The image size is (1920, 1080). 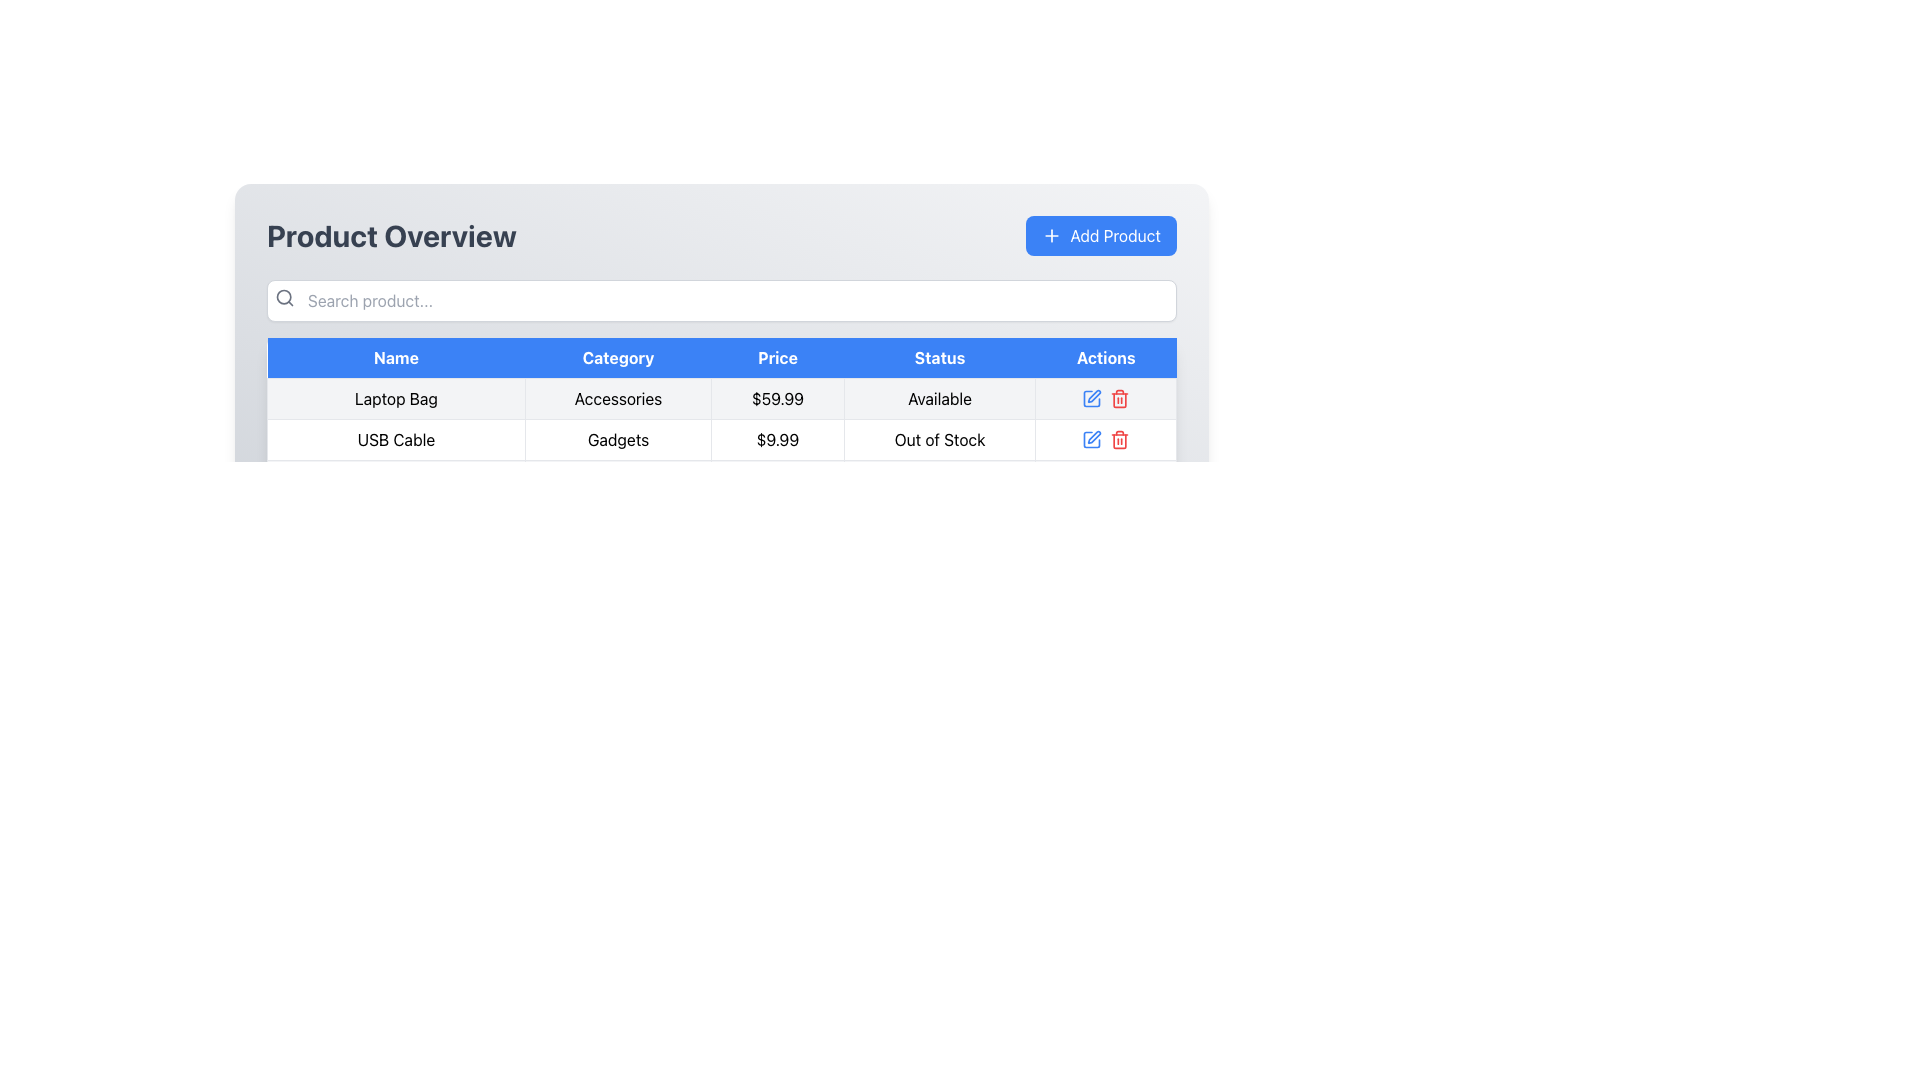 I want to click on the square icon with rounded corners representing an editing action located on the right side of the second row in the table under the 'Actions' column, so click(x=1091, y=438).